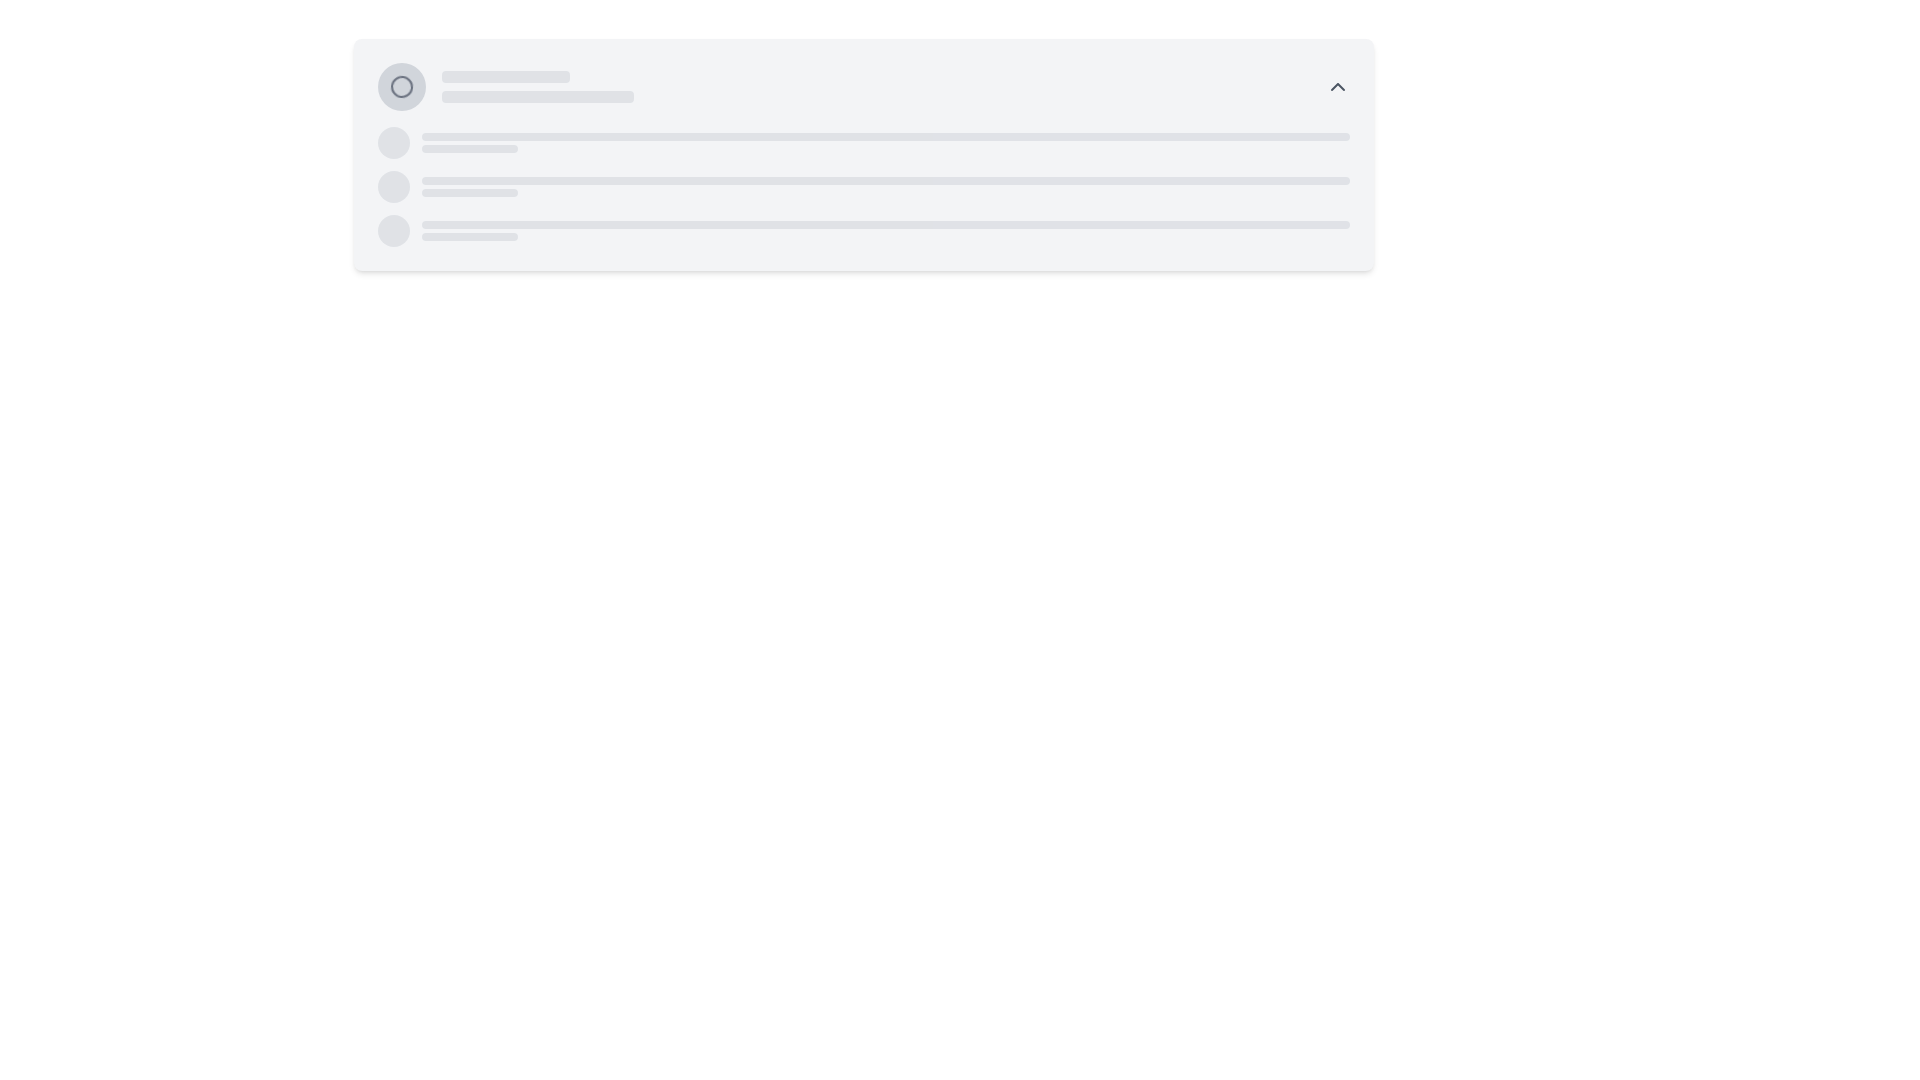  What do you see at coordinates (864, 230) in the screenshot?
I see `third instance of the Placeholder Loader Row, which contains a circular gray pulsating icon on the left and two rectangular gray pulsating placeholders on the right, by clicking on it` at bounding box center [864, 230].